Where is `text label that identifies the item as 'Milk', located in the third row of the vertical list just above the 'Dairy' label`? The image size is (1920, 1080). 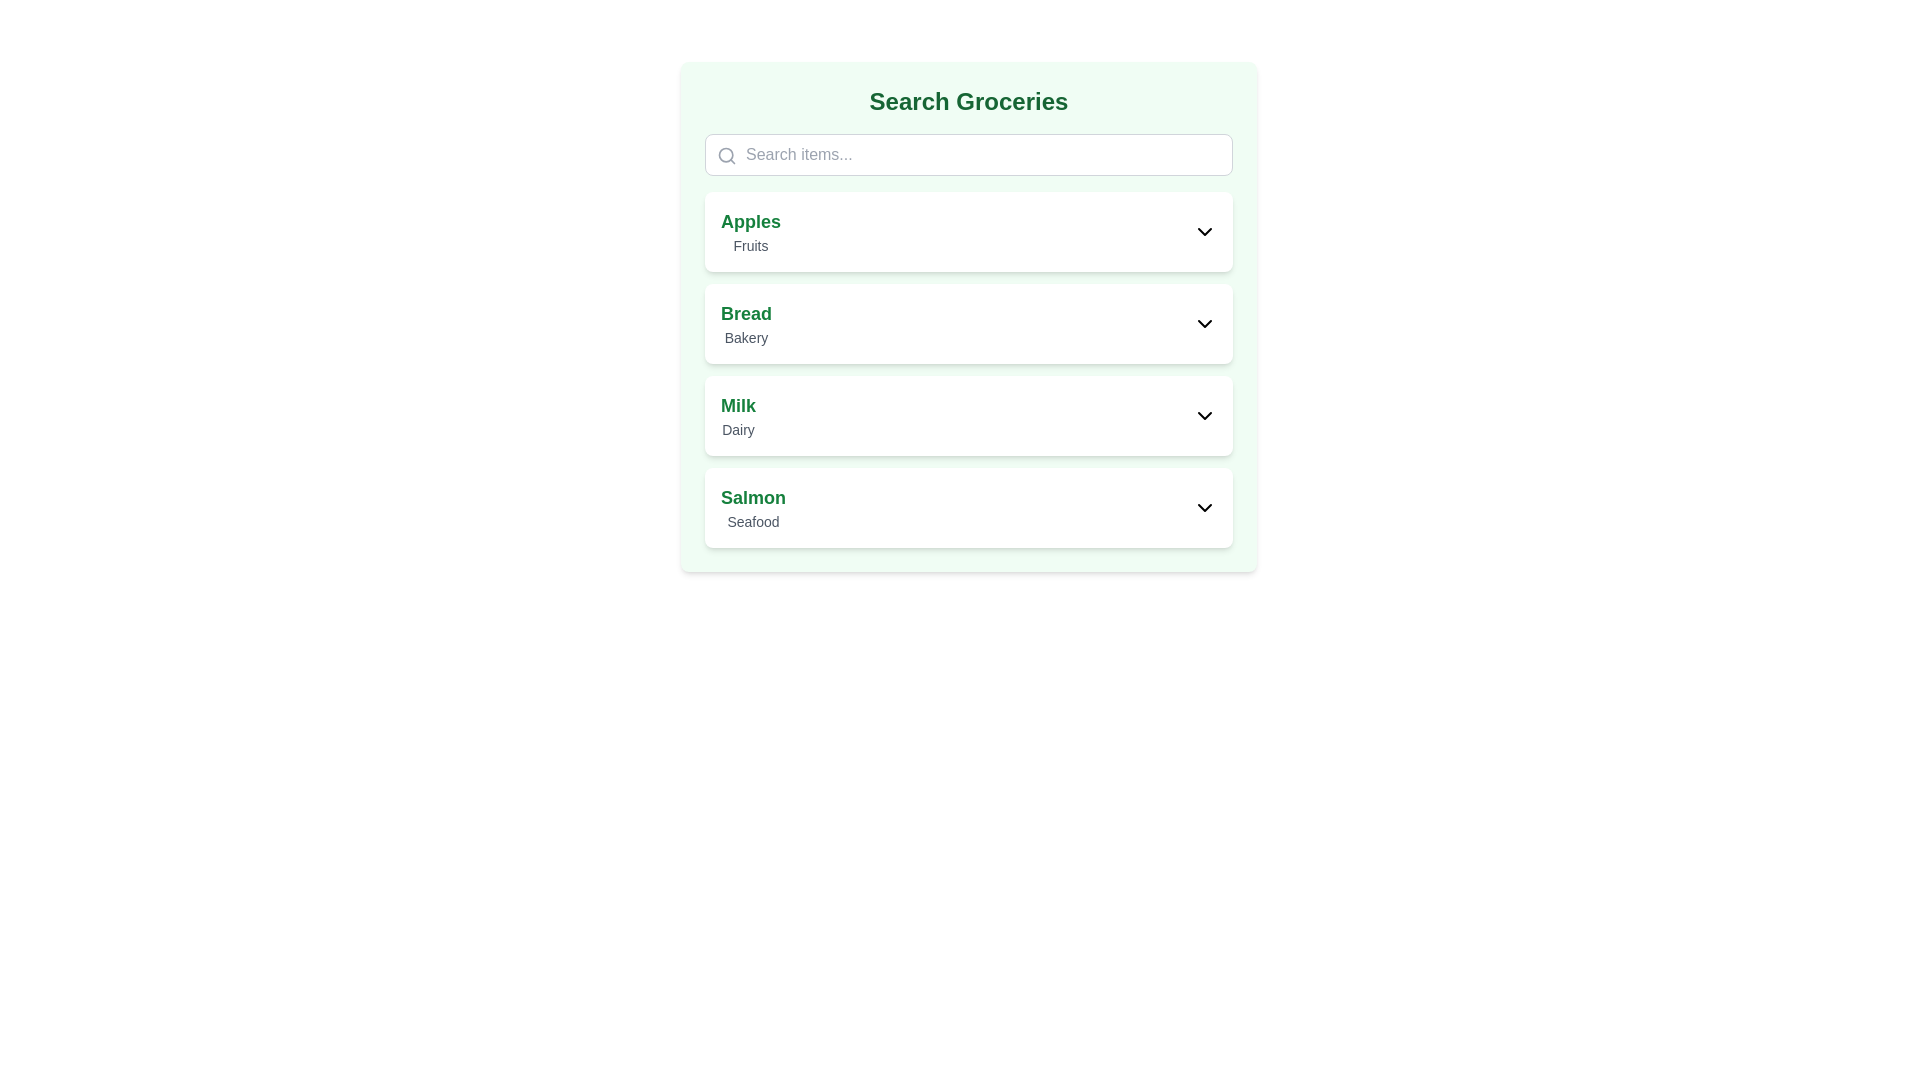
text label that identifies the item as 'Milk', located in the third row of the vertical list just above the 'Dairy' label is located at coordinates (737, 405).